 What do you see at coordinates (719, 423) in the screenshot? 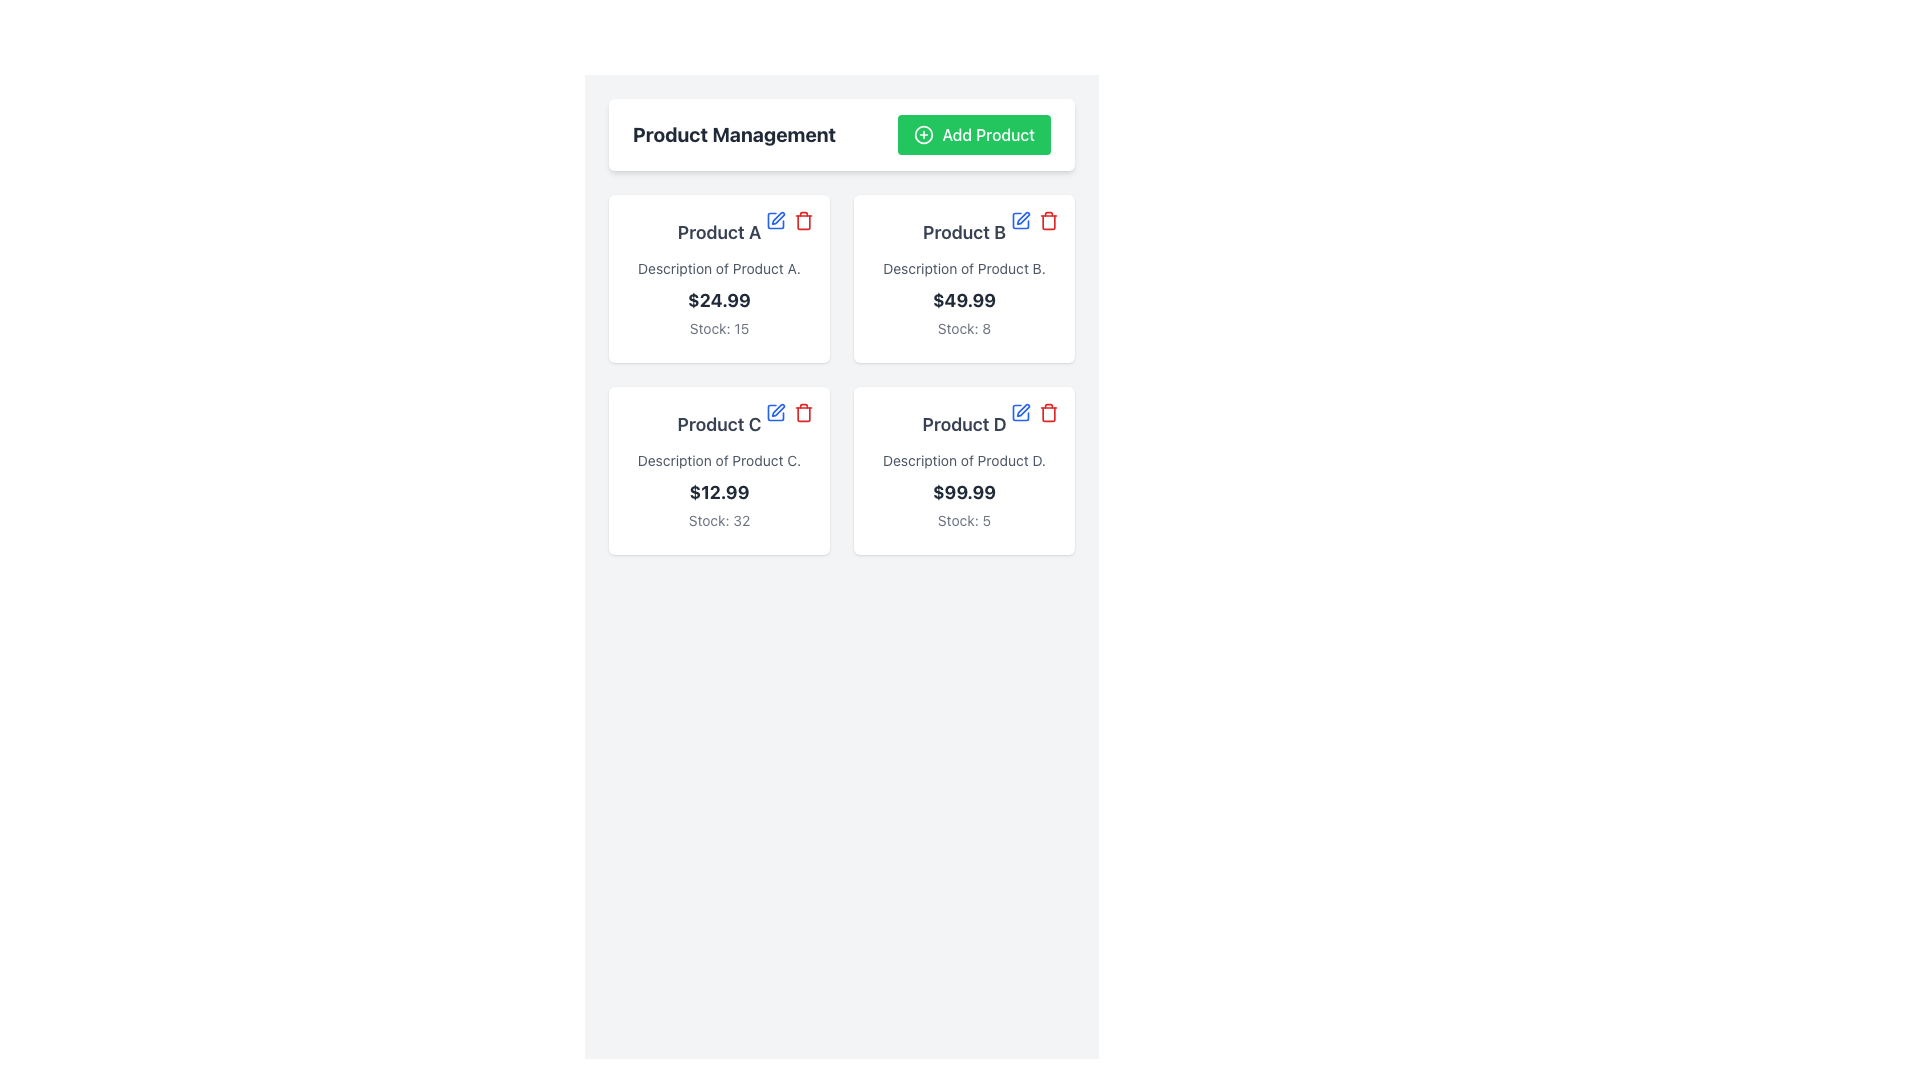
I see `the title text of the third product card, which identifies the product's name and is located at the top of the card in a 2x2 grid layout` at bounding box center [719, 423].